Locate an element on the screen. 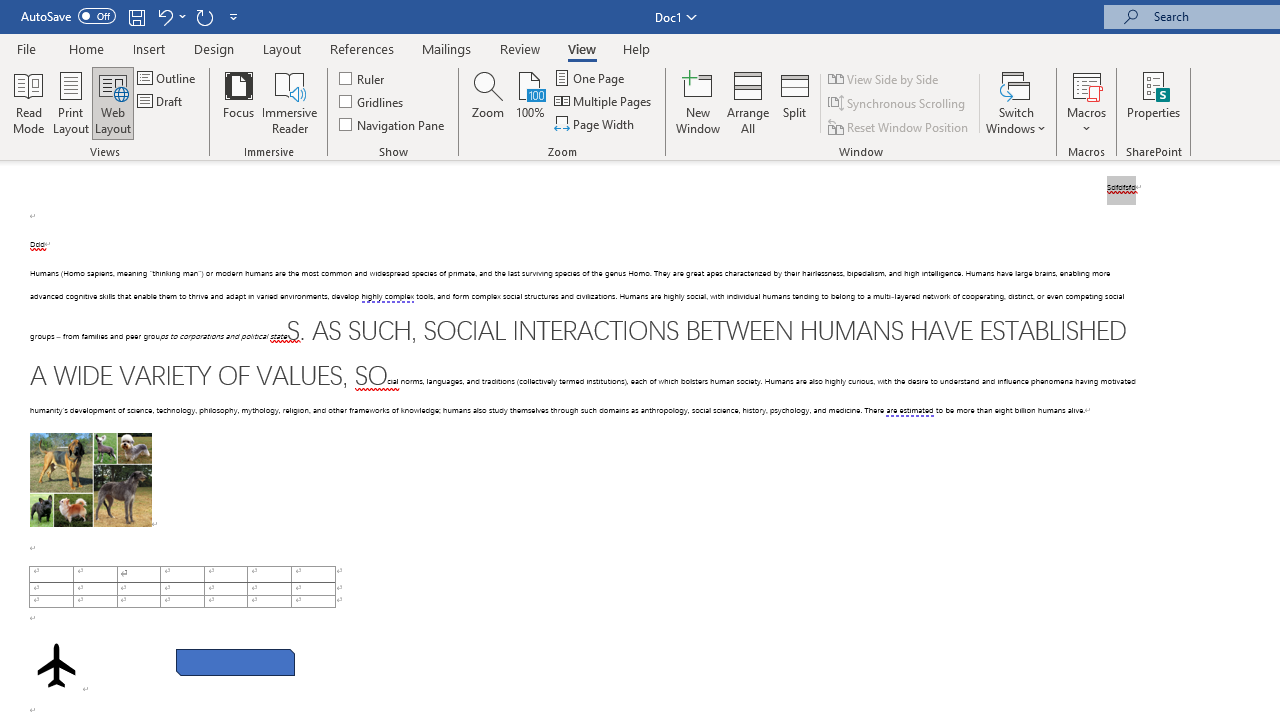  'New Window' is located at coordinates (698, 103).